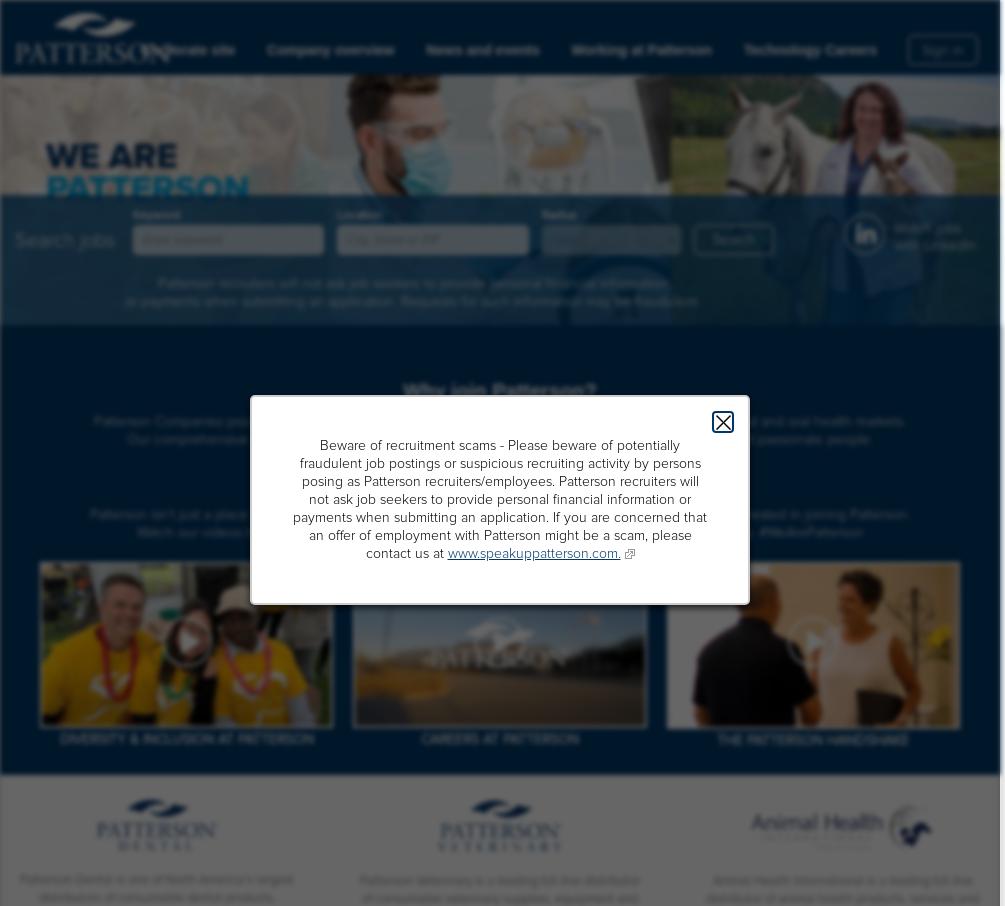 The image size is (1005, 906). Describe the element at coordinates (419, 738) in the screenshot. I see `'Careers At Patterson'` at that location.